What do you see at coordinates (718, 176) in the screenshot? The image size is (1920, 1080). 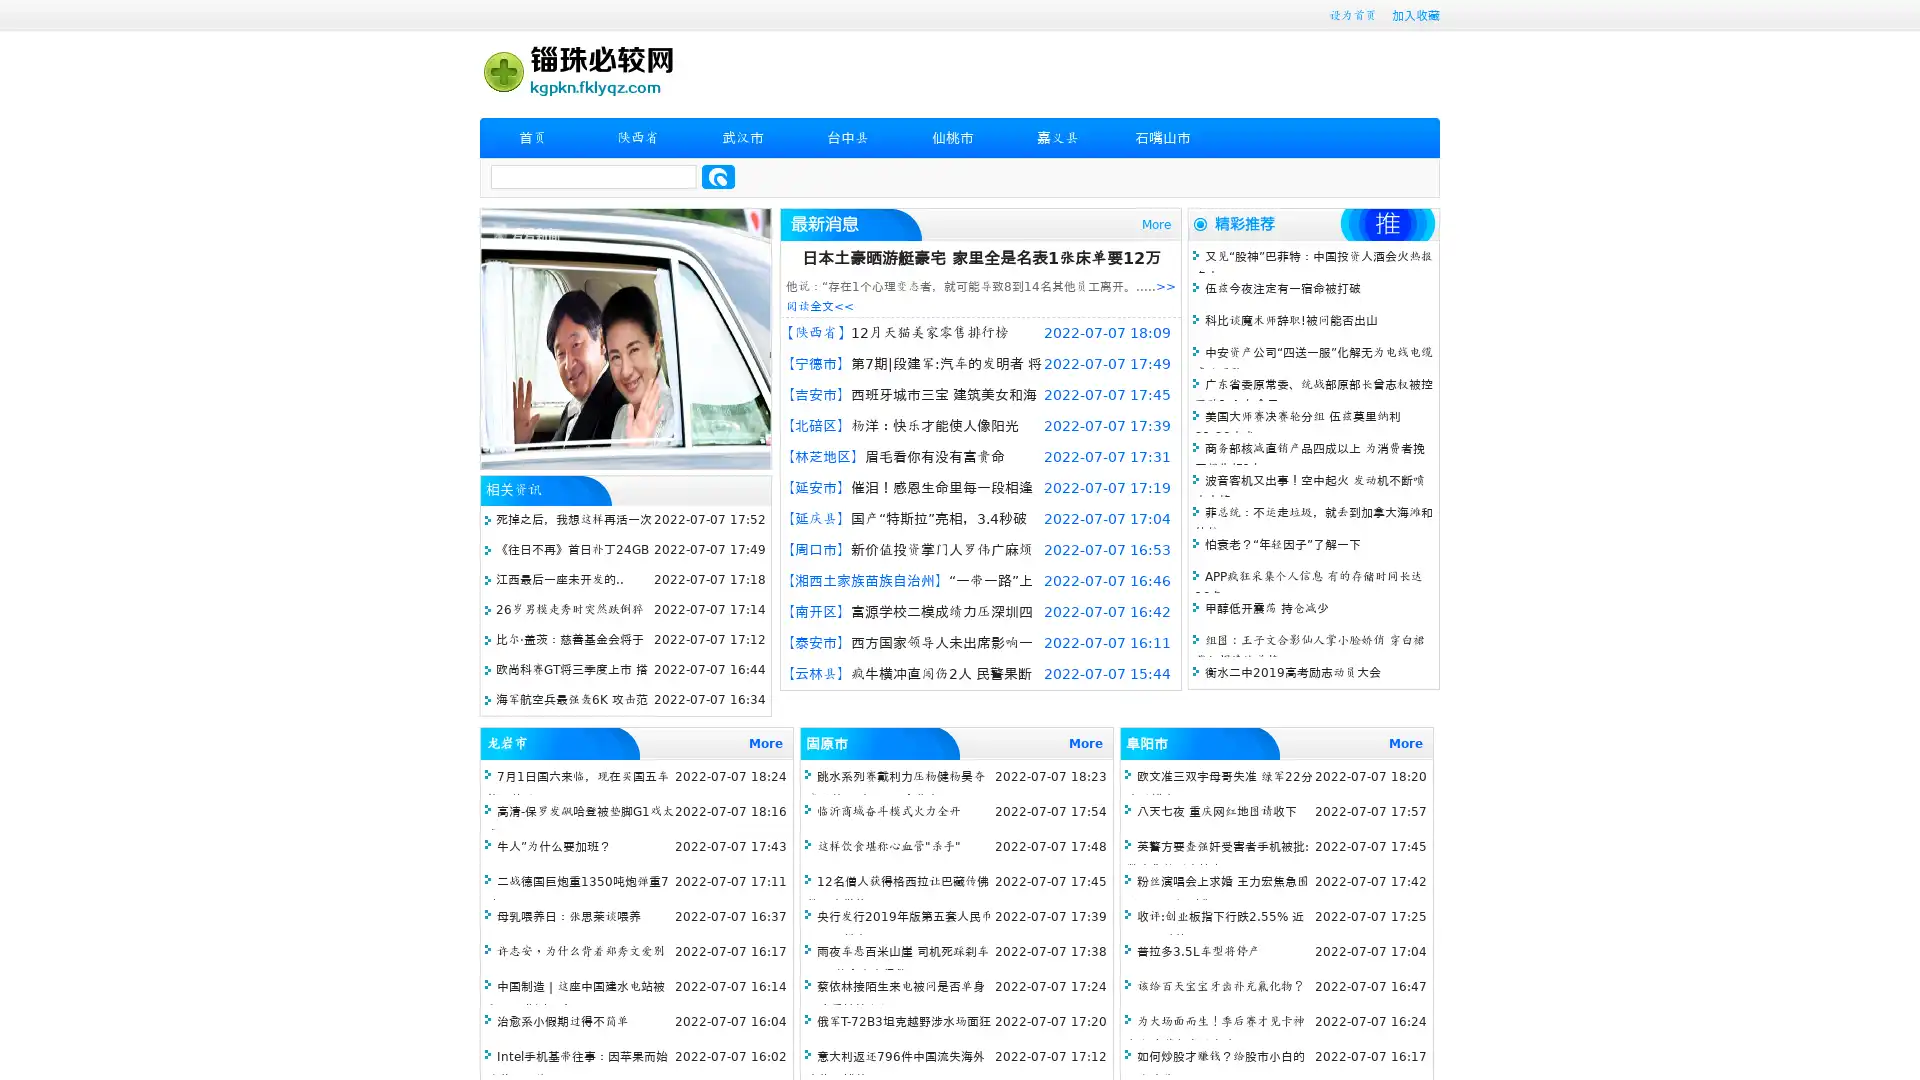 I see `Search` at bounding box center [718, 176].